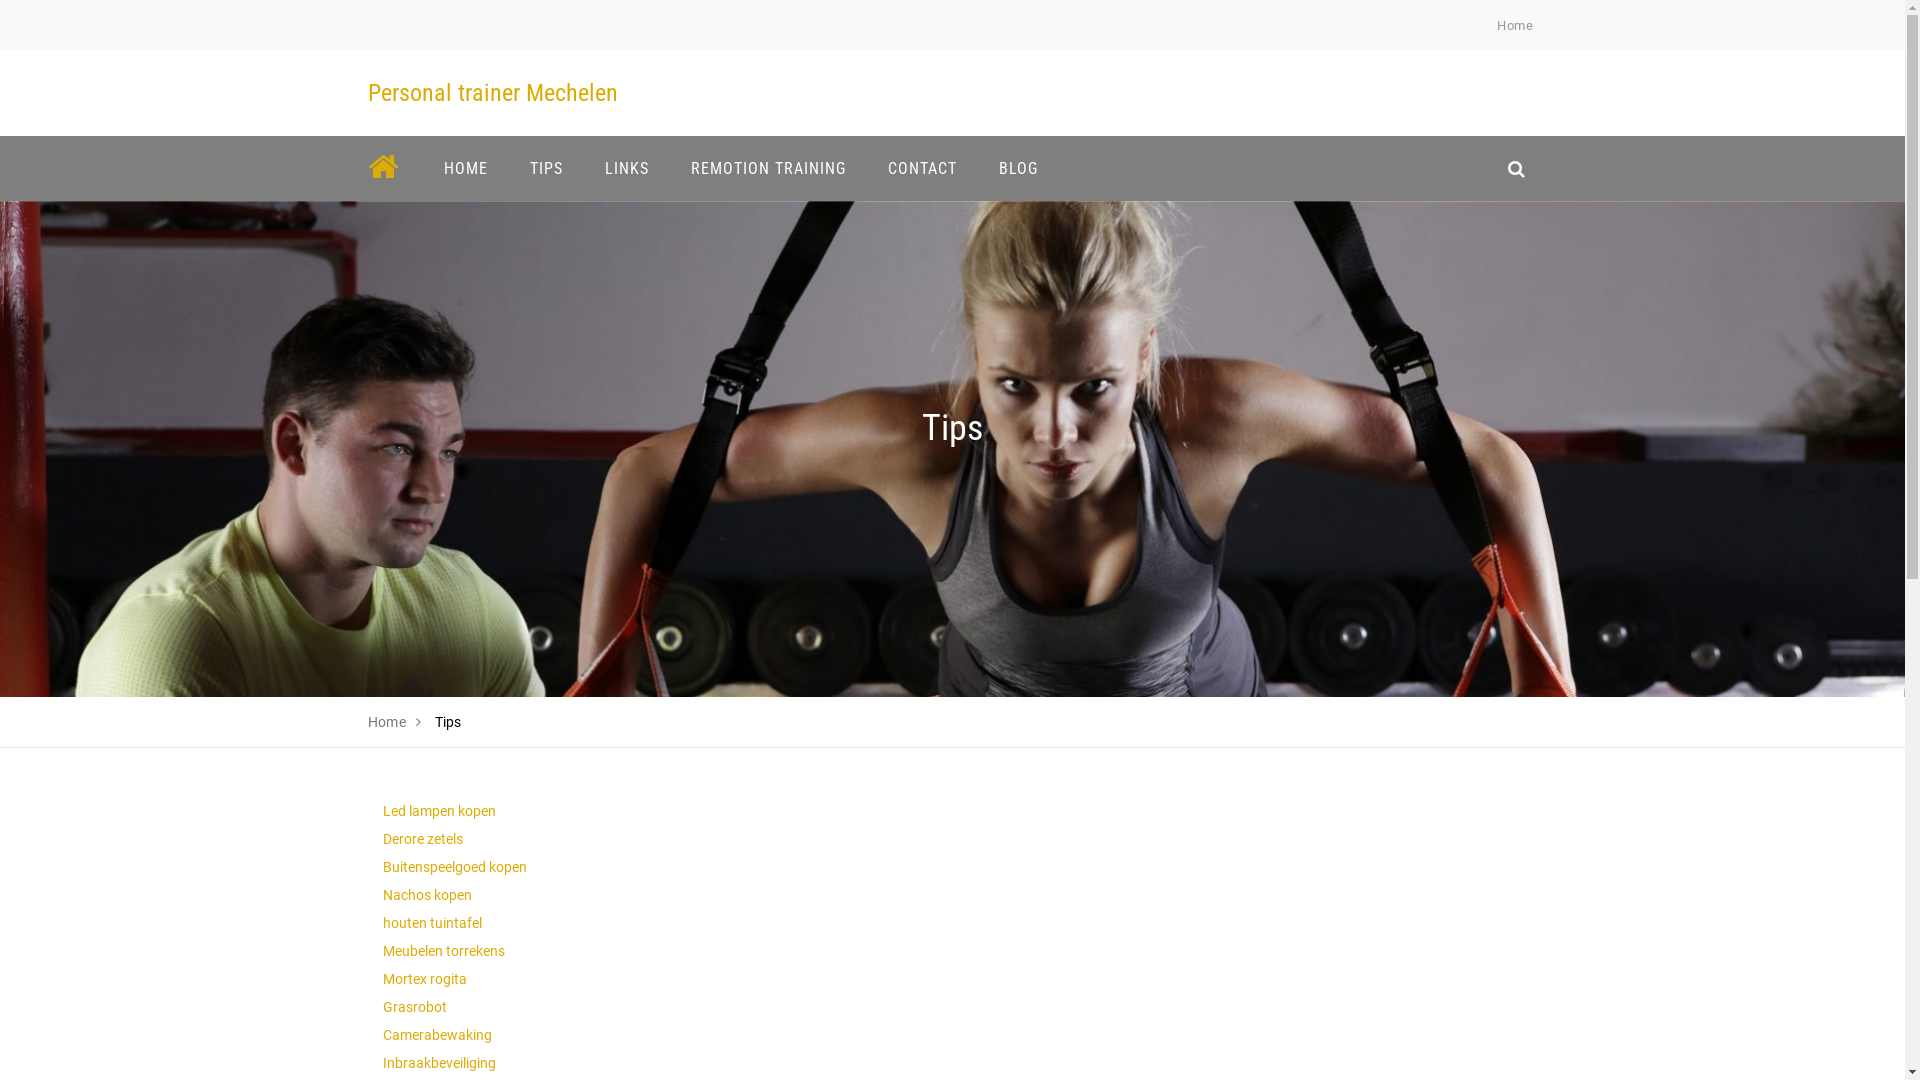 The height and width of the screenshot is (1080, 1920). What do you see at coordinates (545, 167) in the screenshot?
I see `'TIPS'` at bounding box center [545, 167].